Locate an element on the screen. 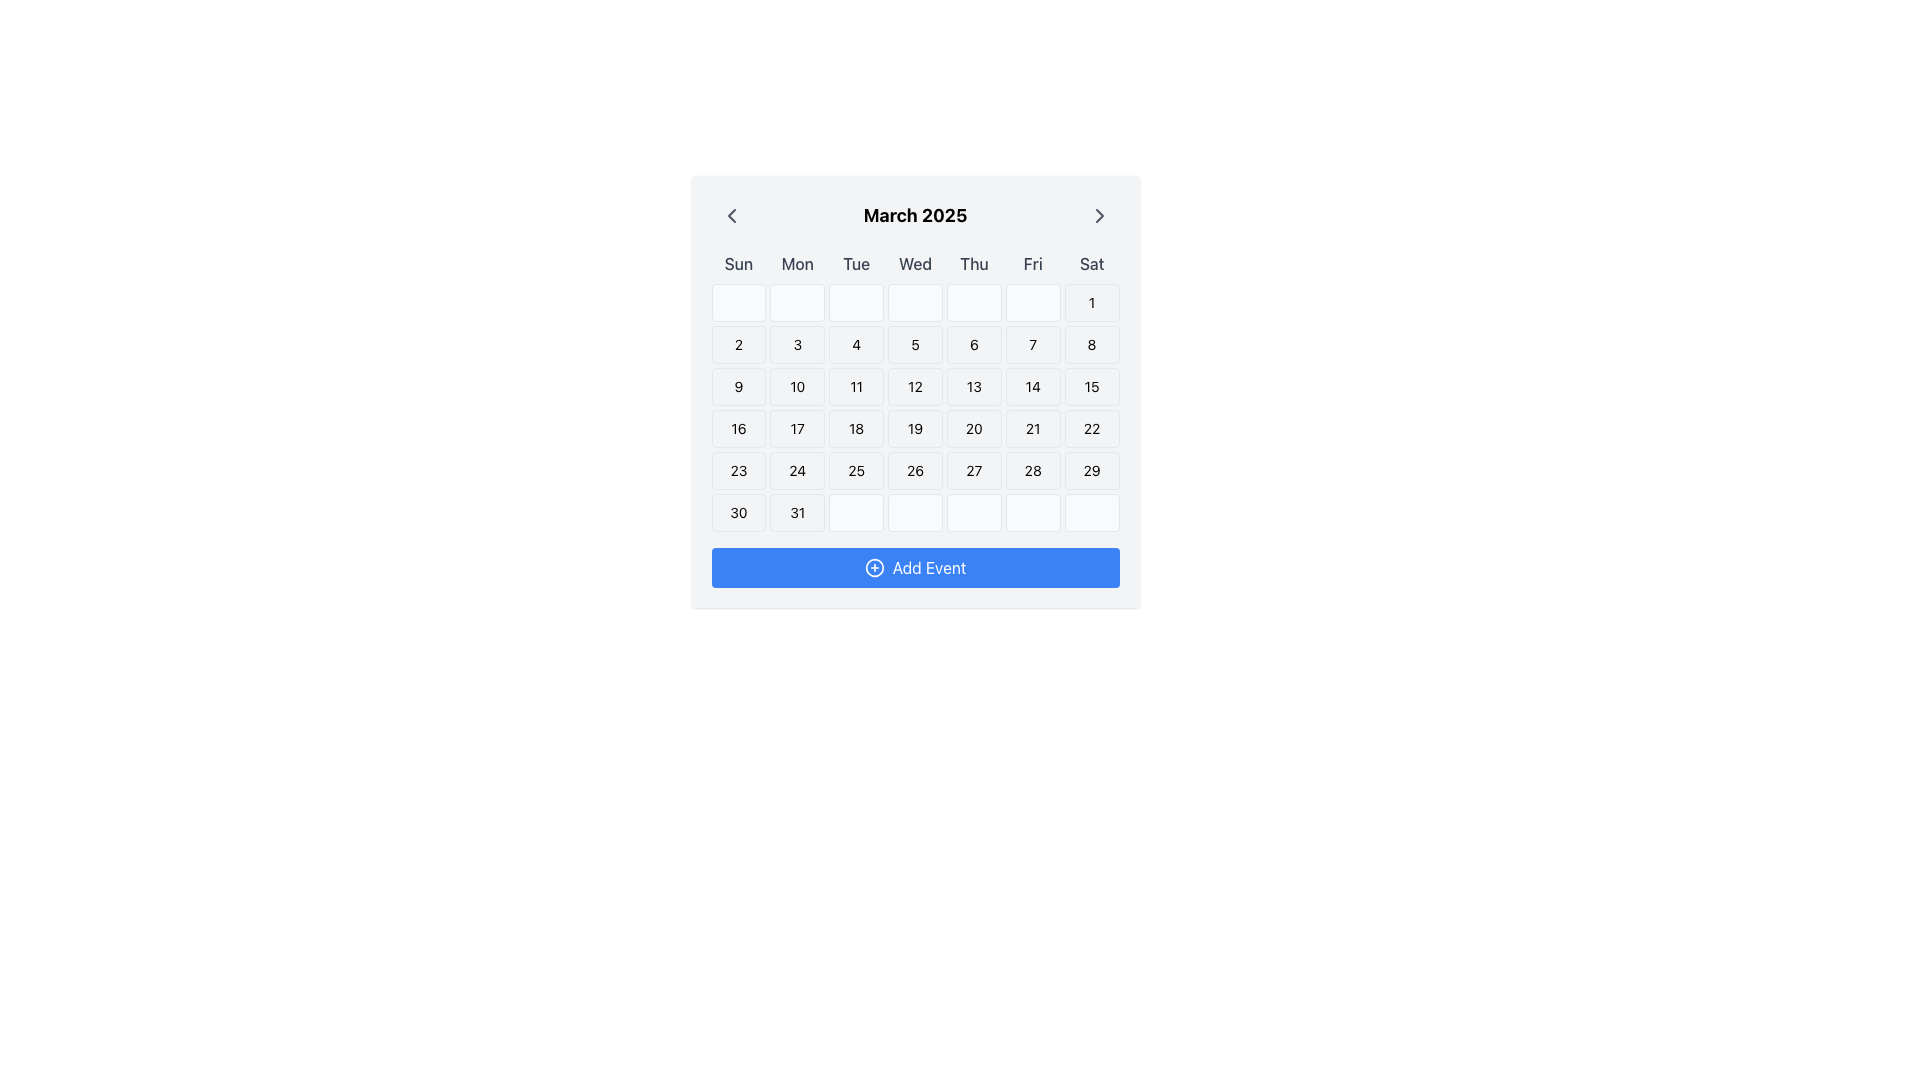  the button labeled '25' in the calendar interface is located at coordinates (856, 470).